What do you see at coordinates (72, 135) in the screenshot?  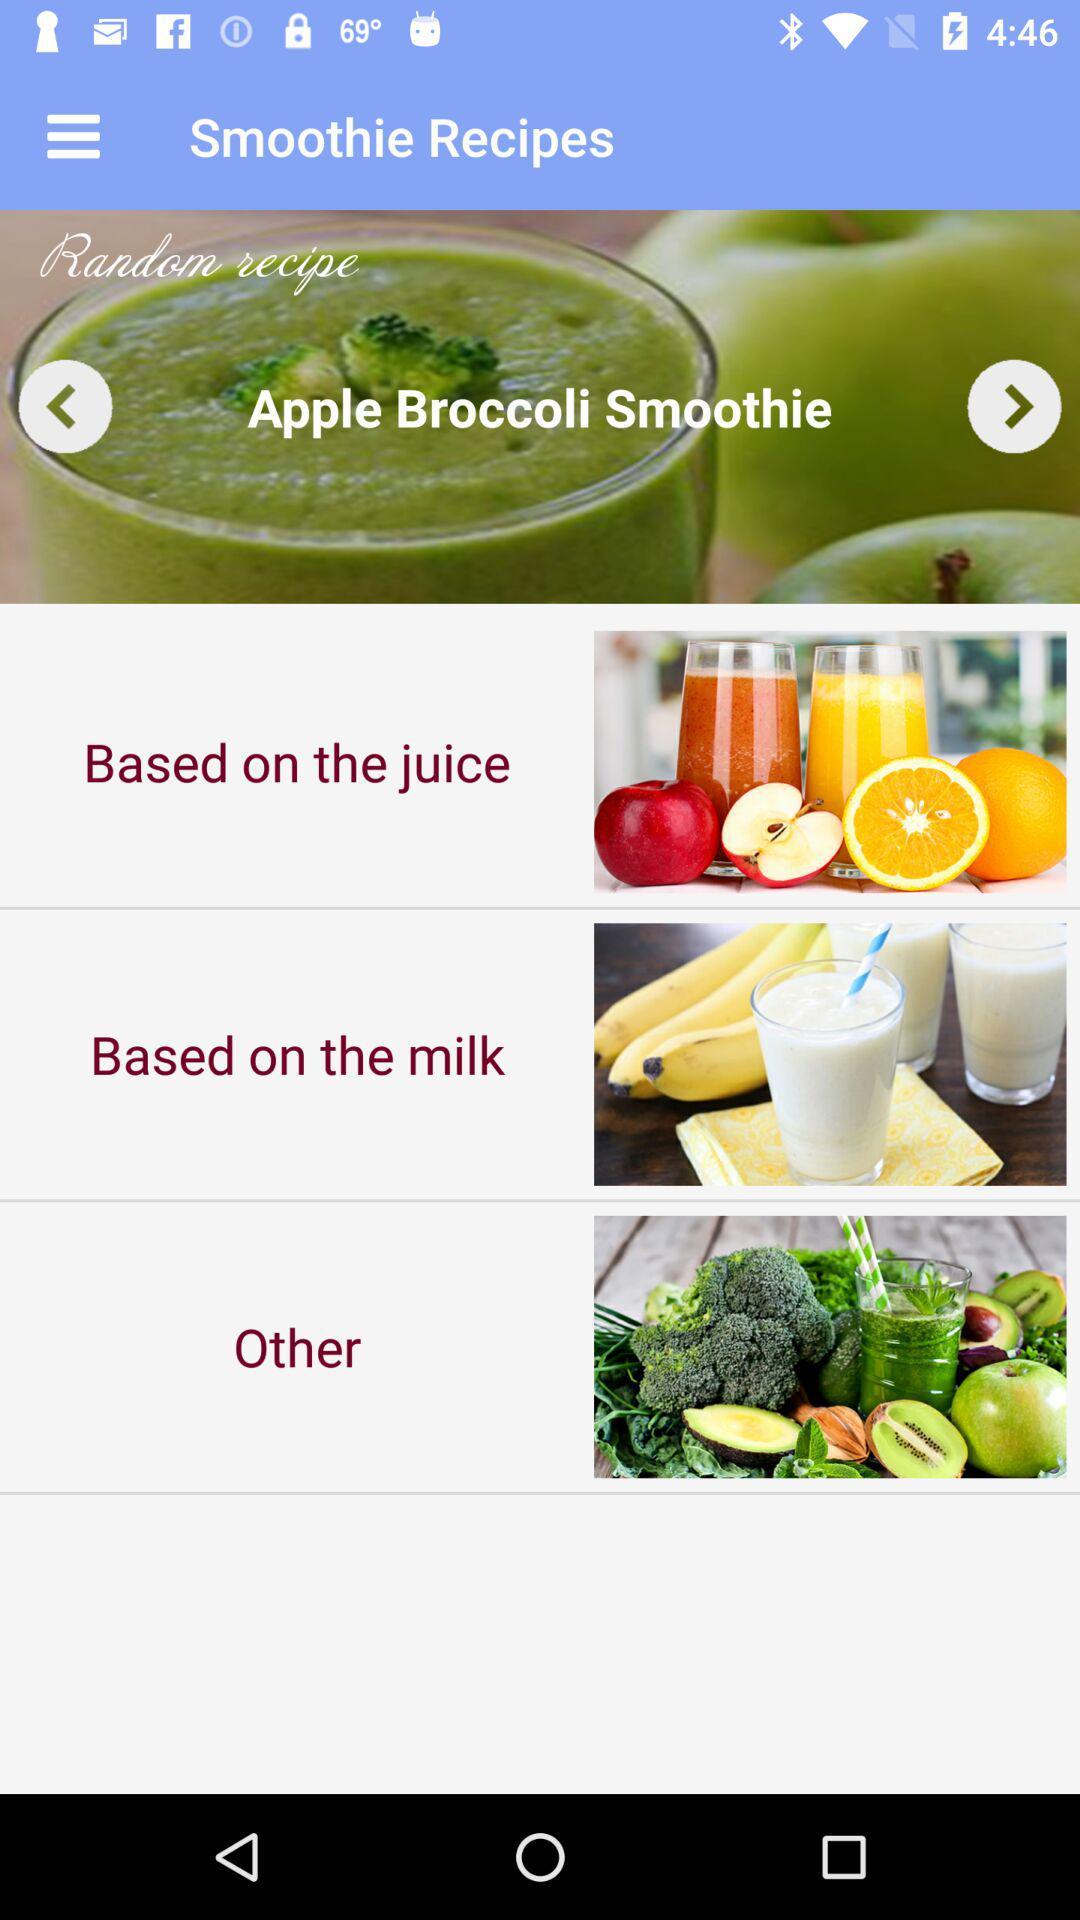 I see `the icon next to smoothie recipes` at bounding box center [72, 135].